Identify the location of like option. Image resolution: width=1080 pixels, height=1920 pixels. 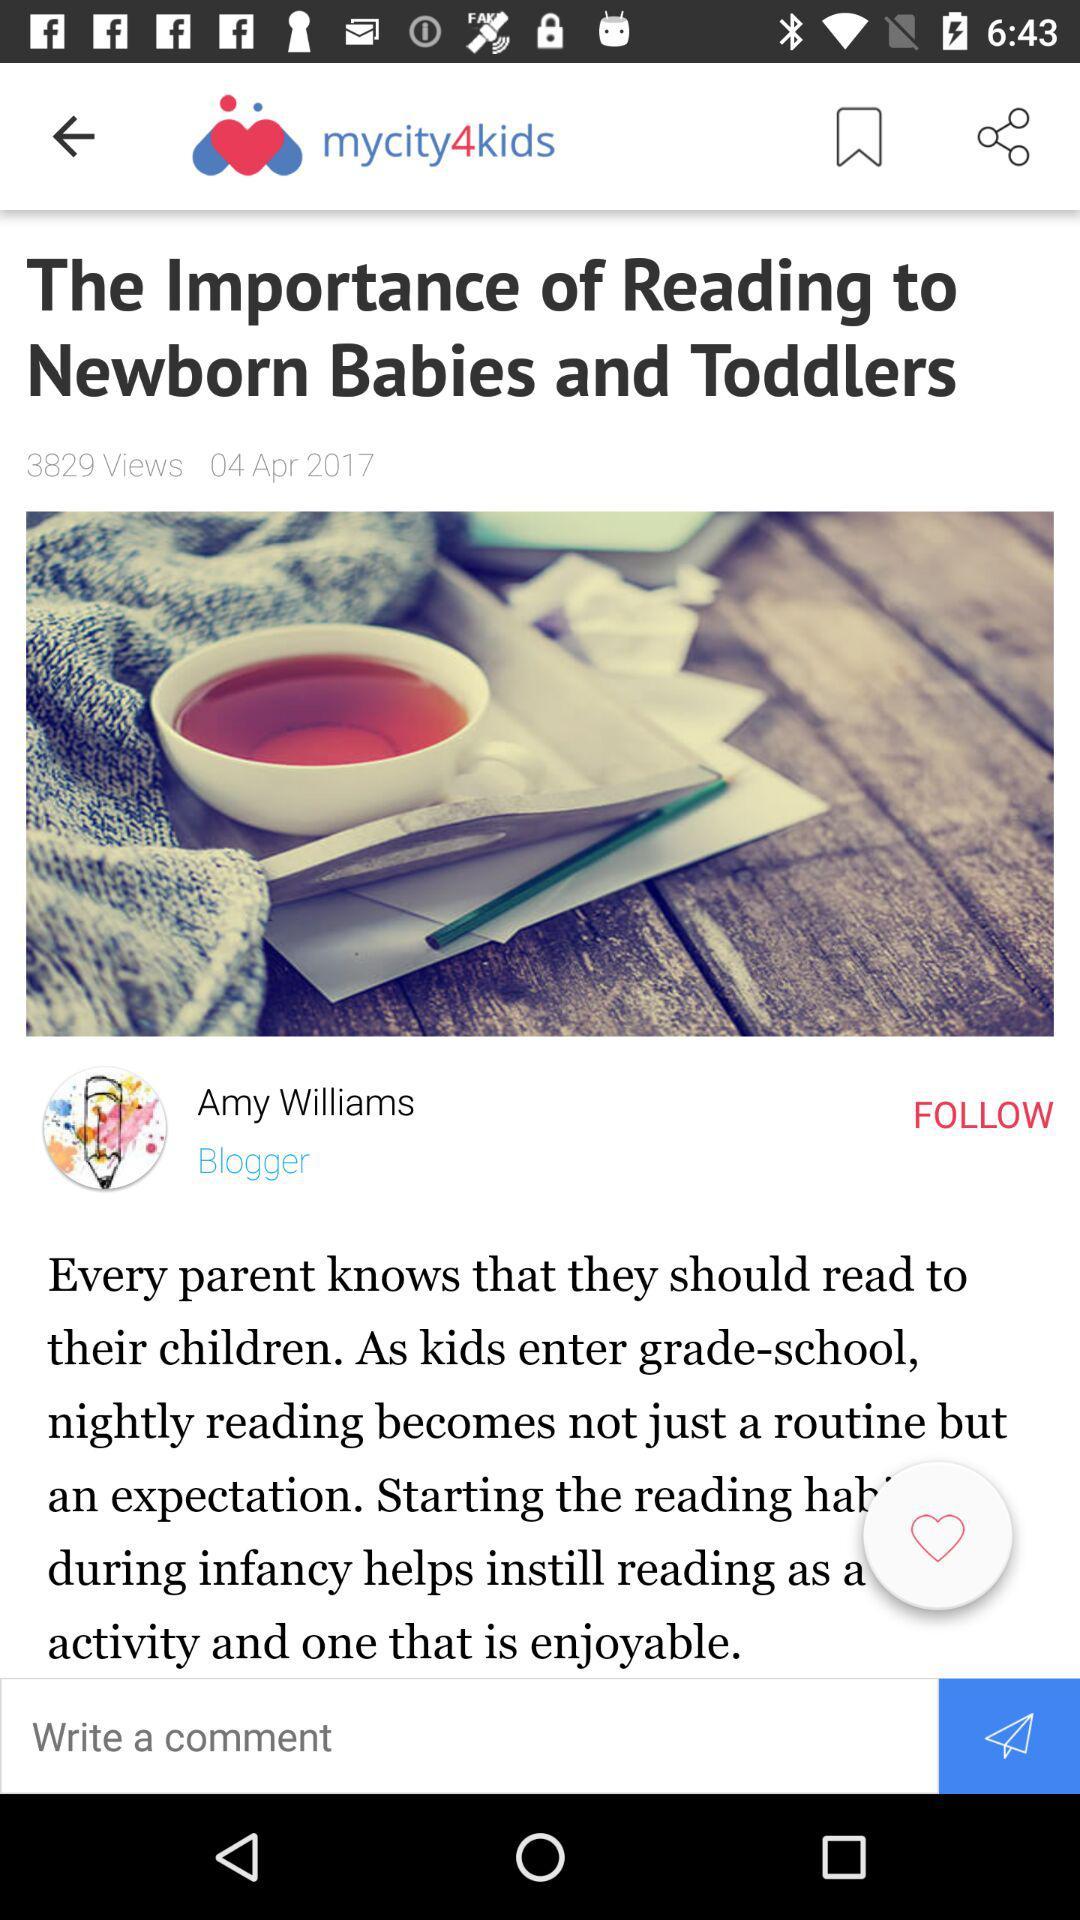
(937, 1542).